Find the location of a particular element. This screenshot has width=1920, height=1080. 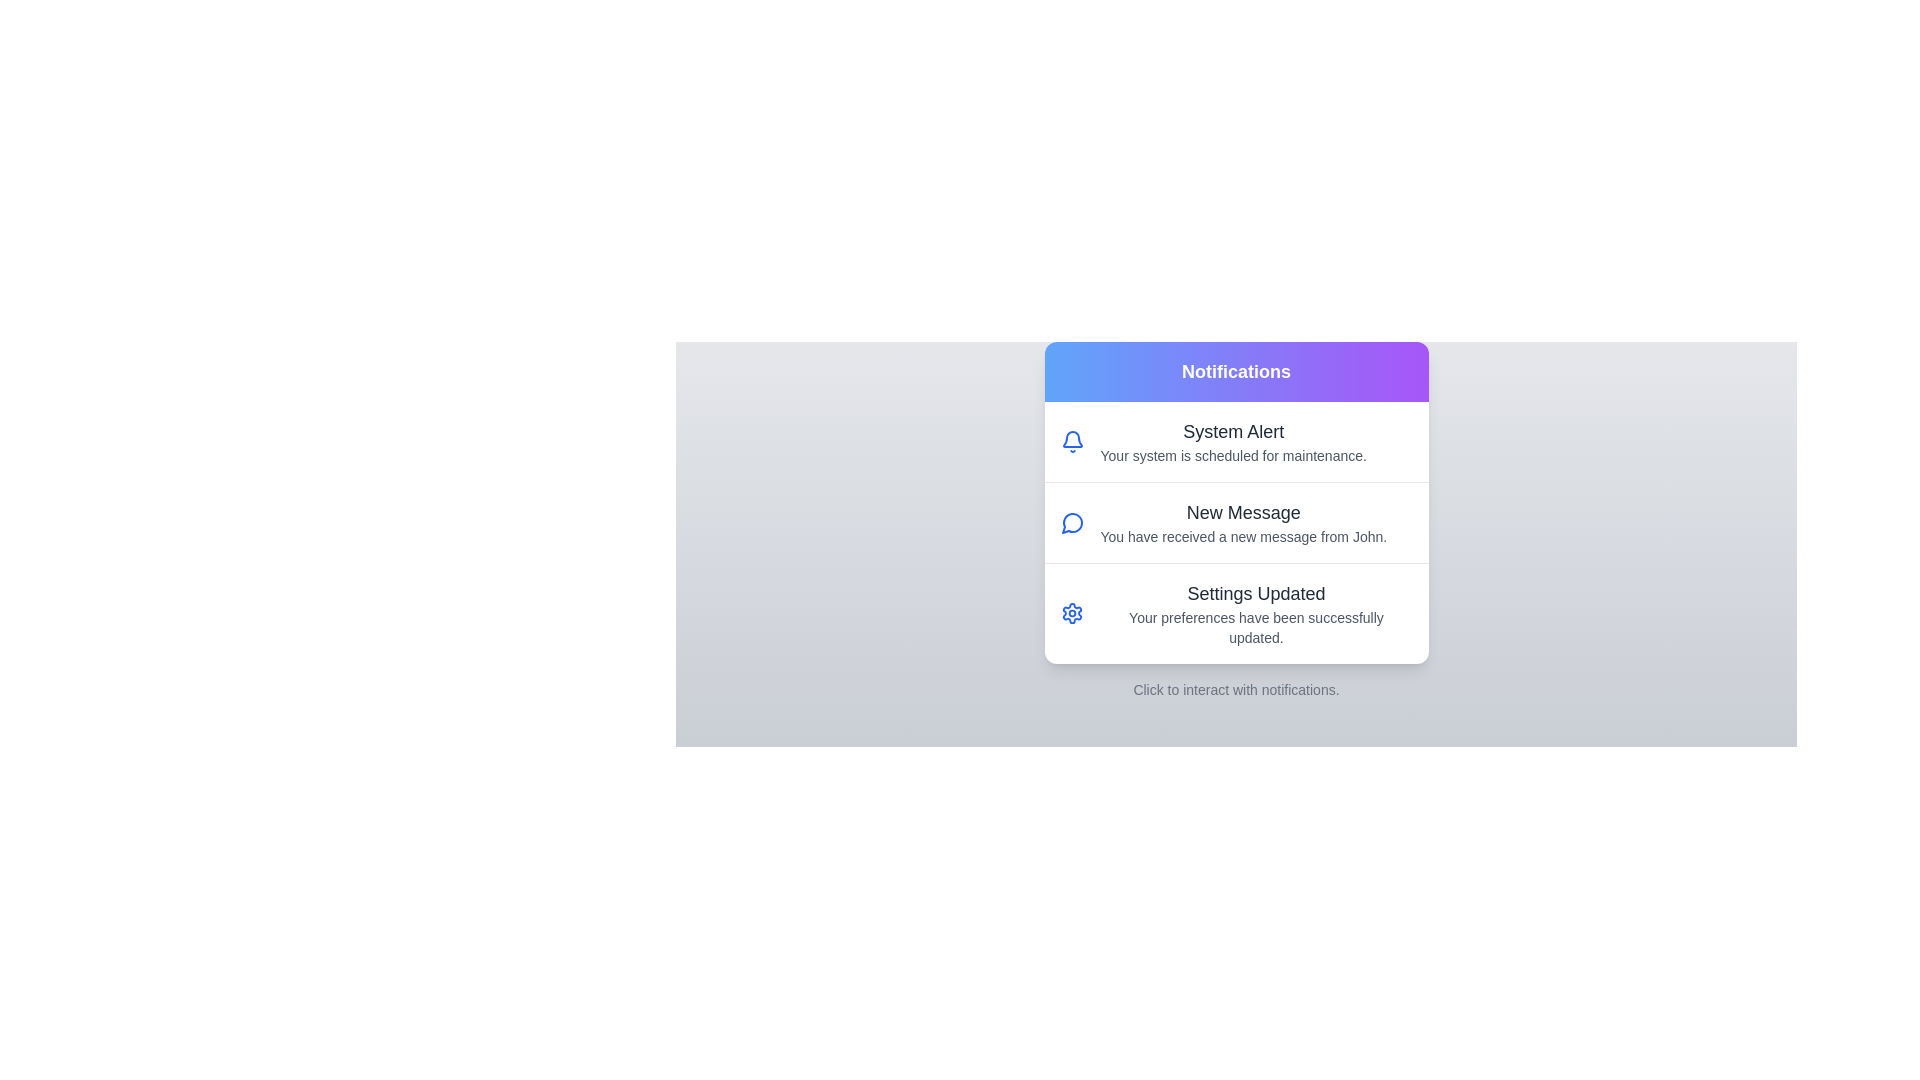

the icon associated with the notification titled 'System Alert' is located at coordinates (1071, 441).